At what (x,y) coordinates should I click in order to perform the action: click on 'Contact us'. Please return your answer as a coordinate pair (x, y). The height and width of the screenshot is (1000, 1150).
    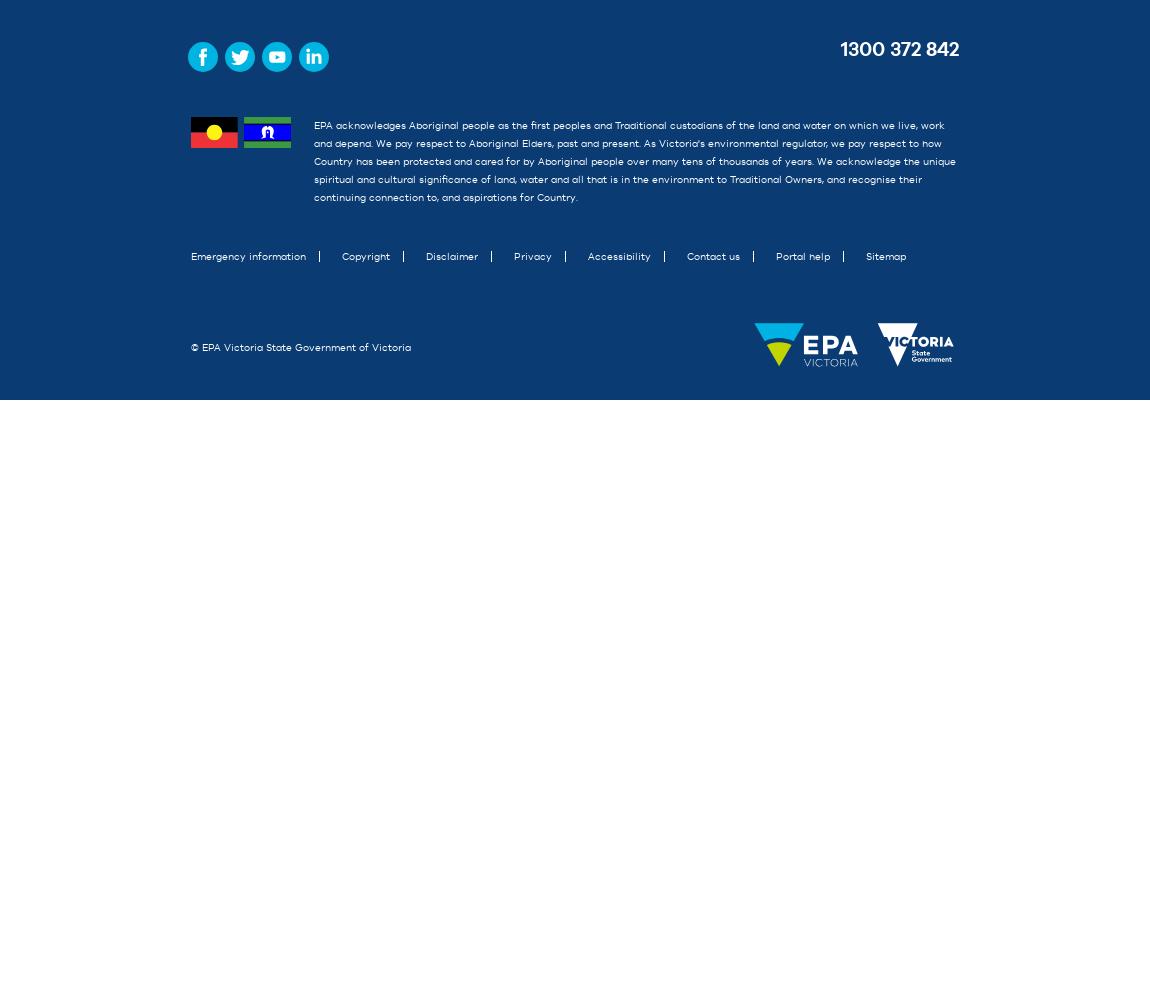
    Looking at the image, I should click on (686, 256).